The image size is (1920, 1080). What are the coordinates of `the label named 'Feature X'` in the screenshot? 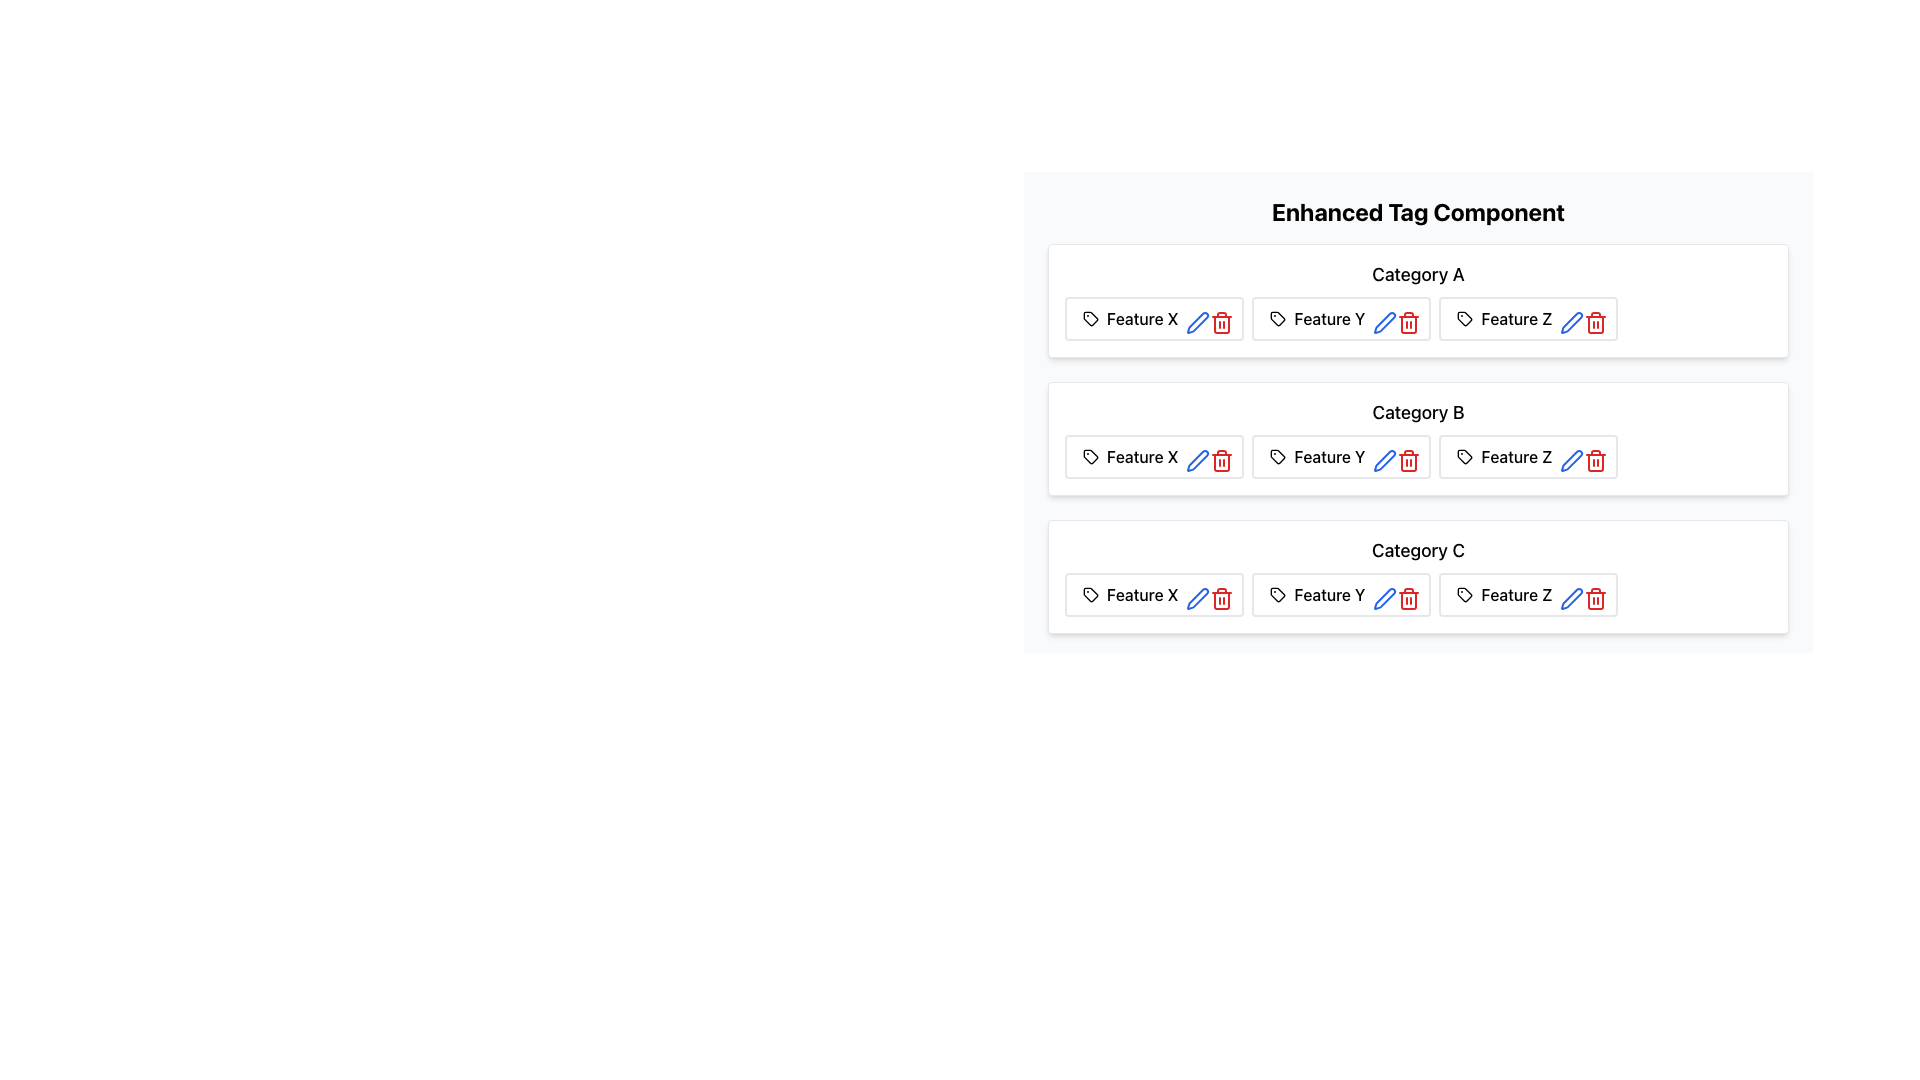 It's located at (1142, 318).